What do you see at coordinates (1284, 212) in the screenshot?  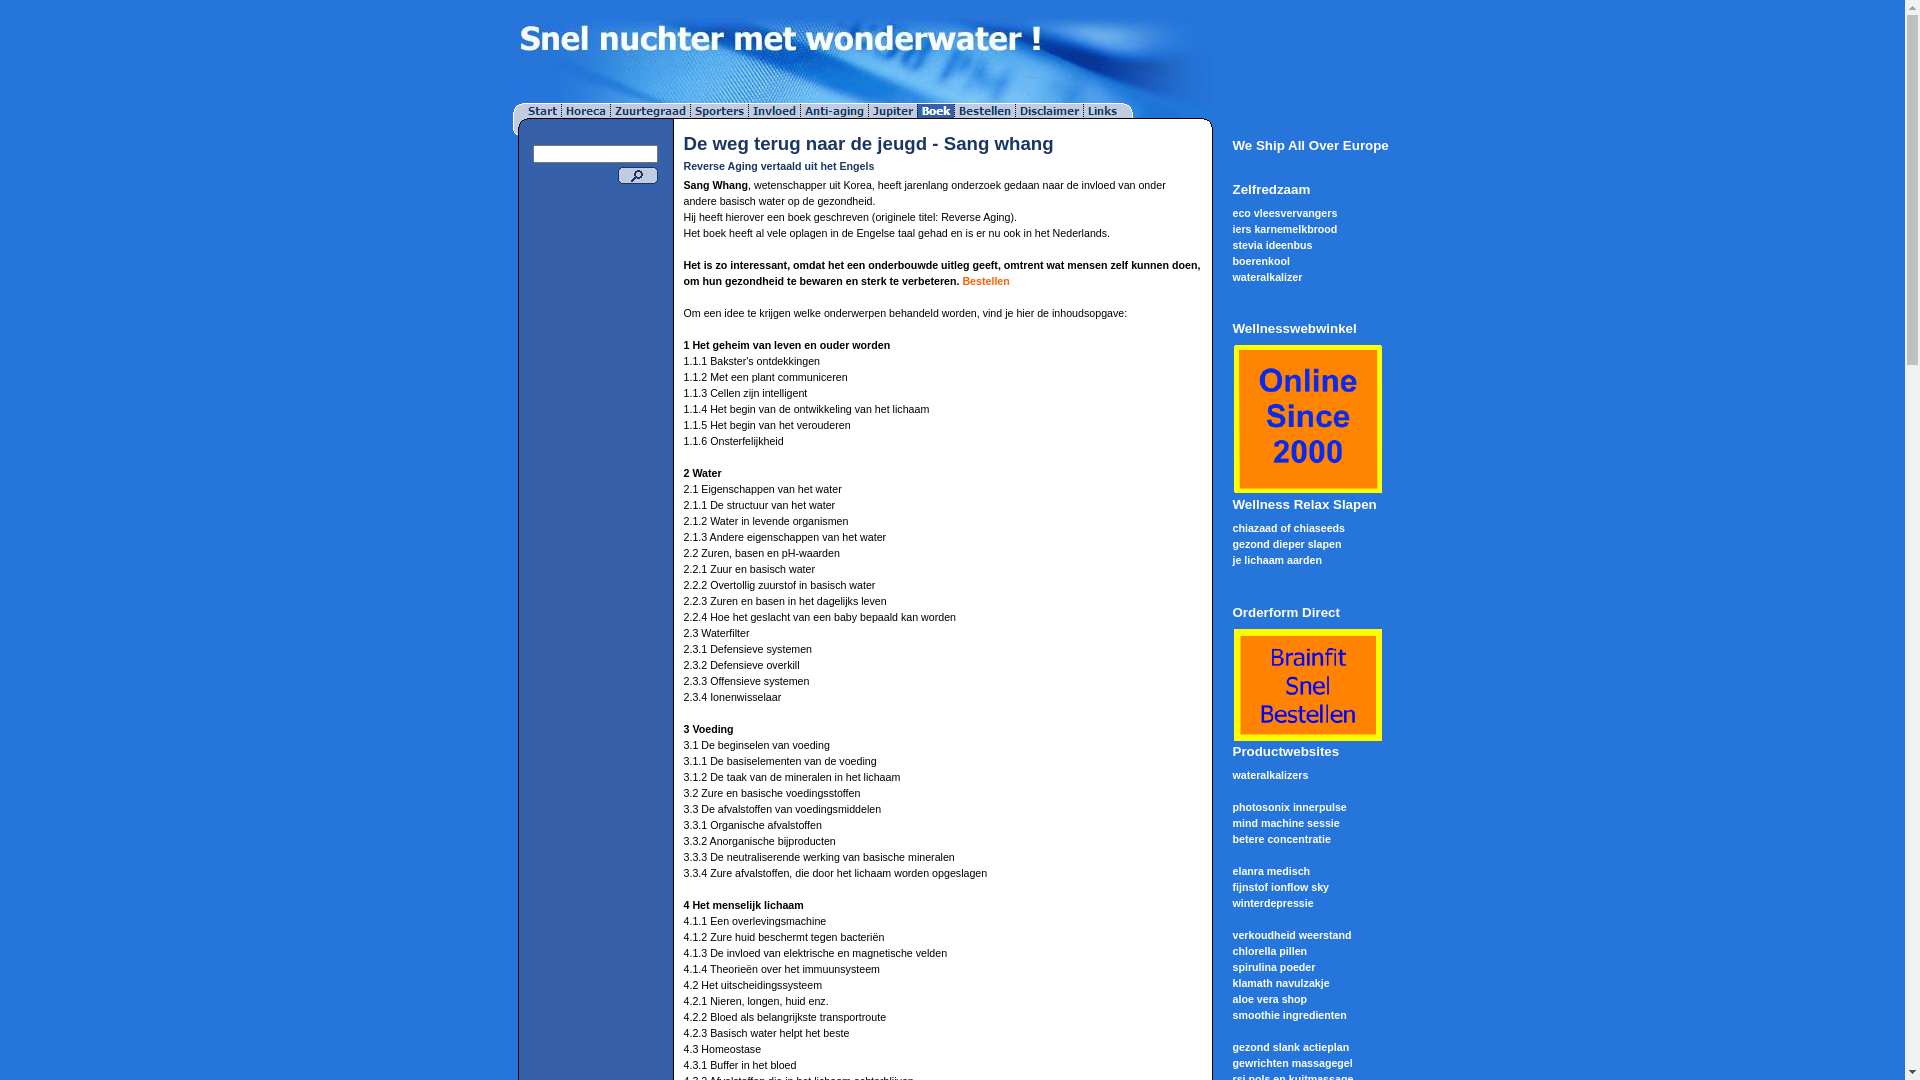 I see `'eco vleesvervangers'` at bounding box center [1284, 212].